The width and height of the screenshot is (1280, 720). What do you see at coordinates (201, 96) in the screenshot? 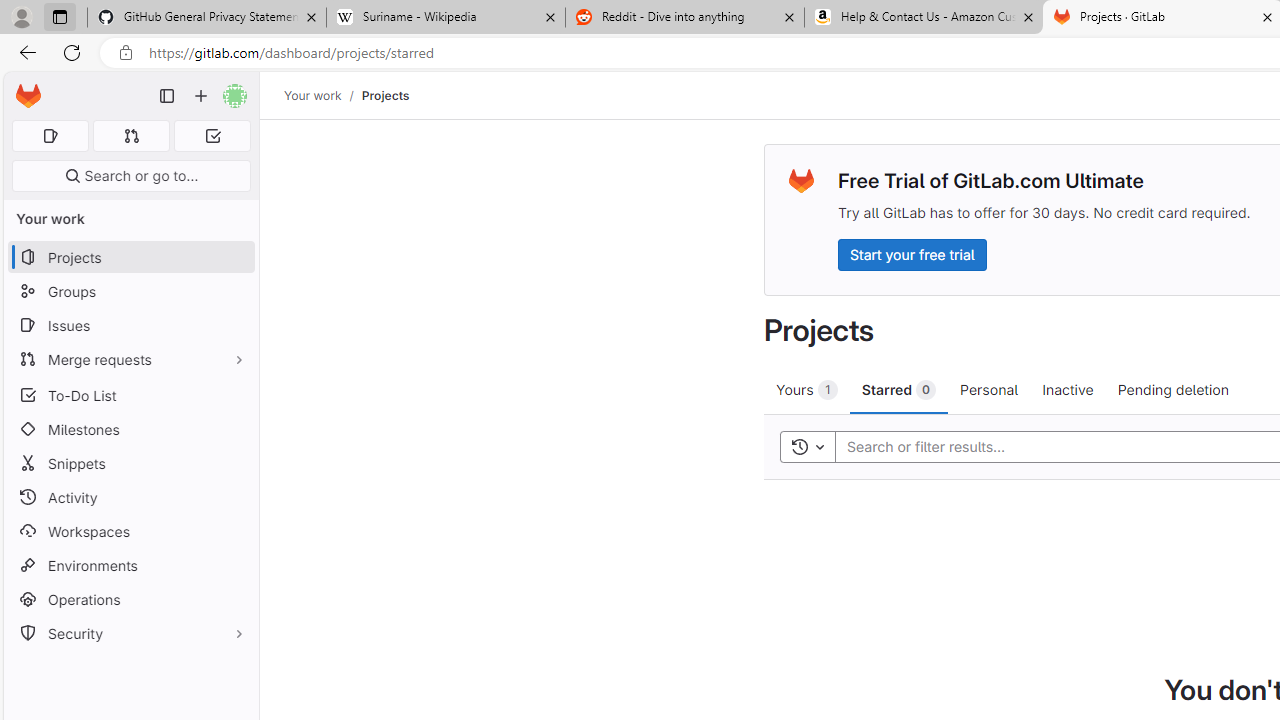
I see `'Create new...'` at bounding box center [201, 96].